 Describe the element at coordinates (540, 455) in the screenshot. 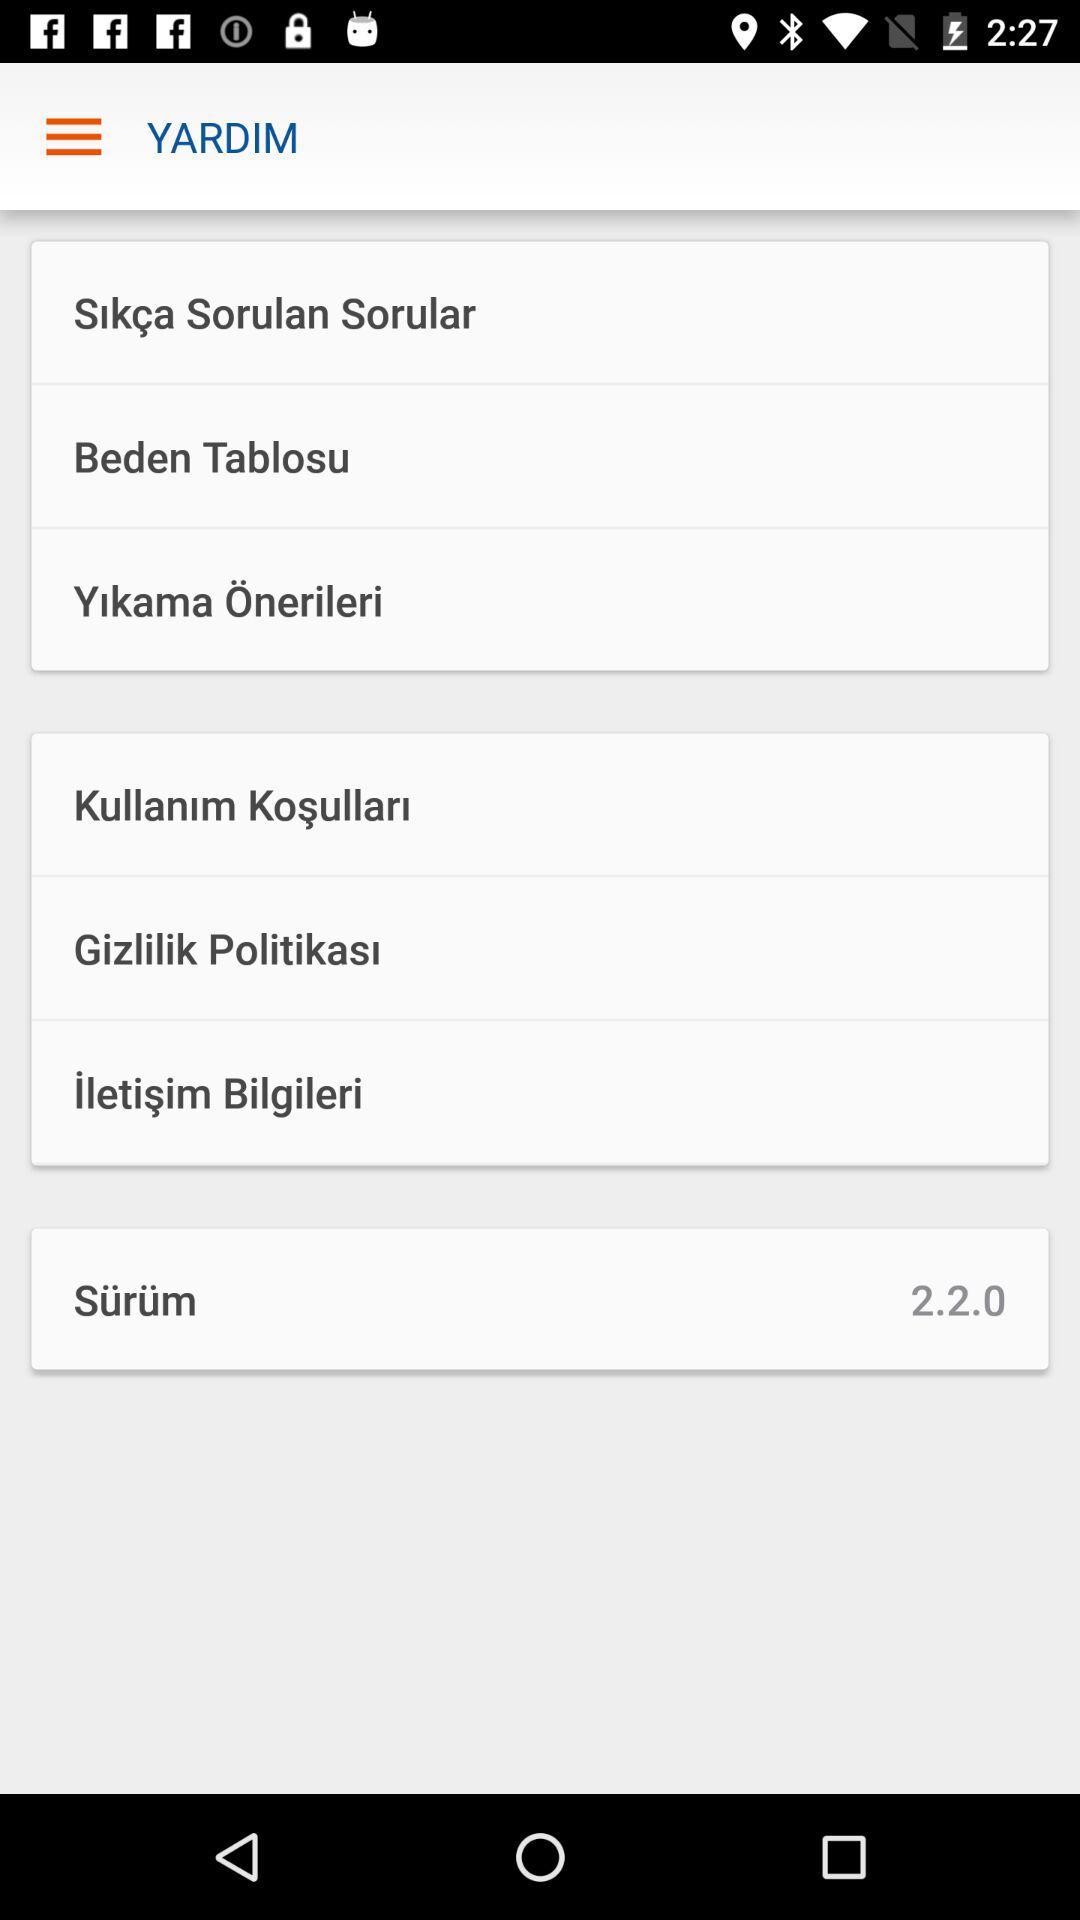

I see `the beden tablosu item` at that location.